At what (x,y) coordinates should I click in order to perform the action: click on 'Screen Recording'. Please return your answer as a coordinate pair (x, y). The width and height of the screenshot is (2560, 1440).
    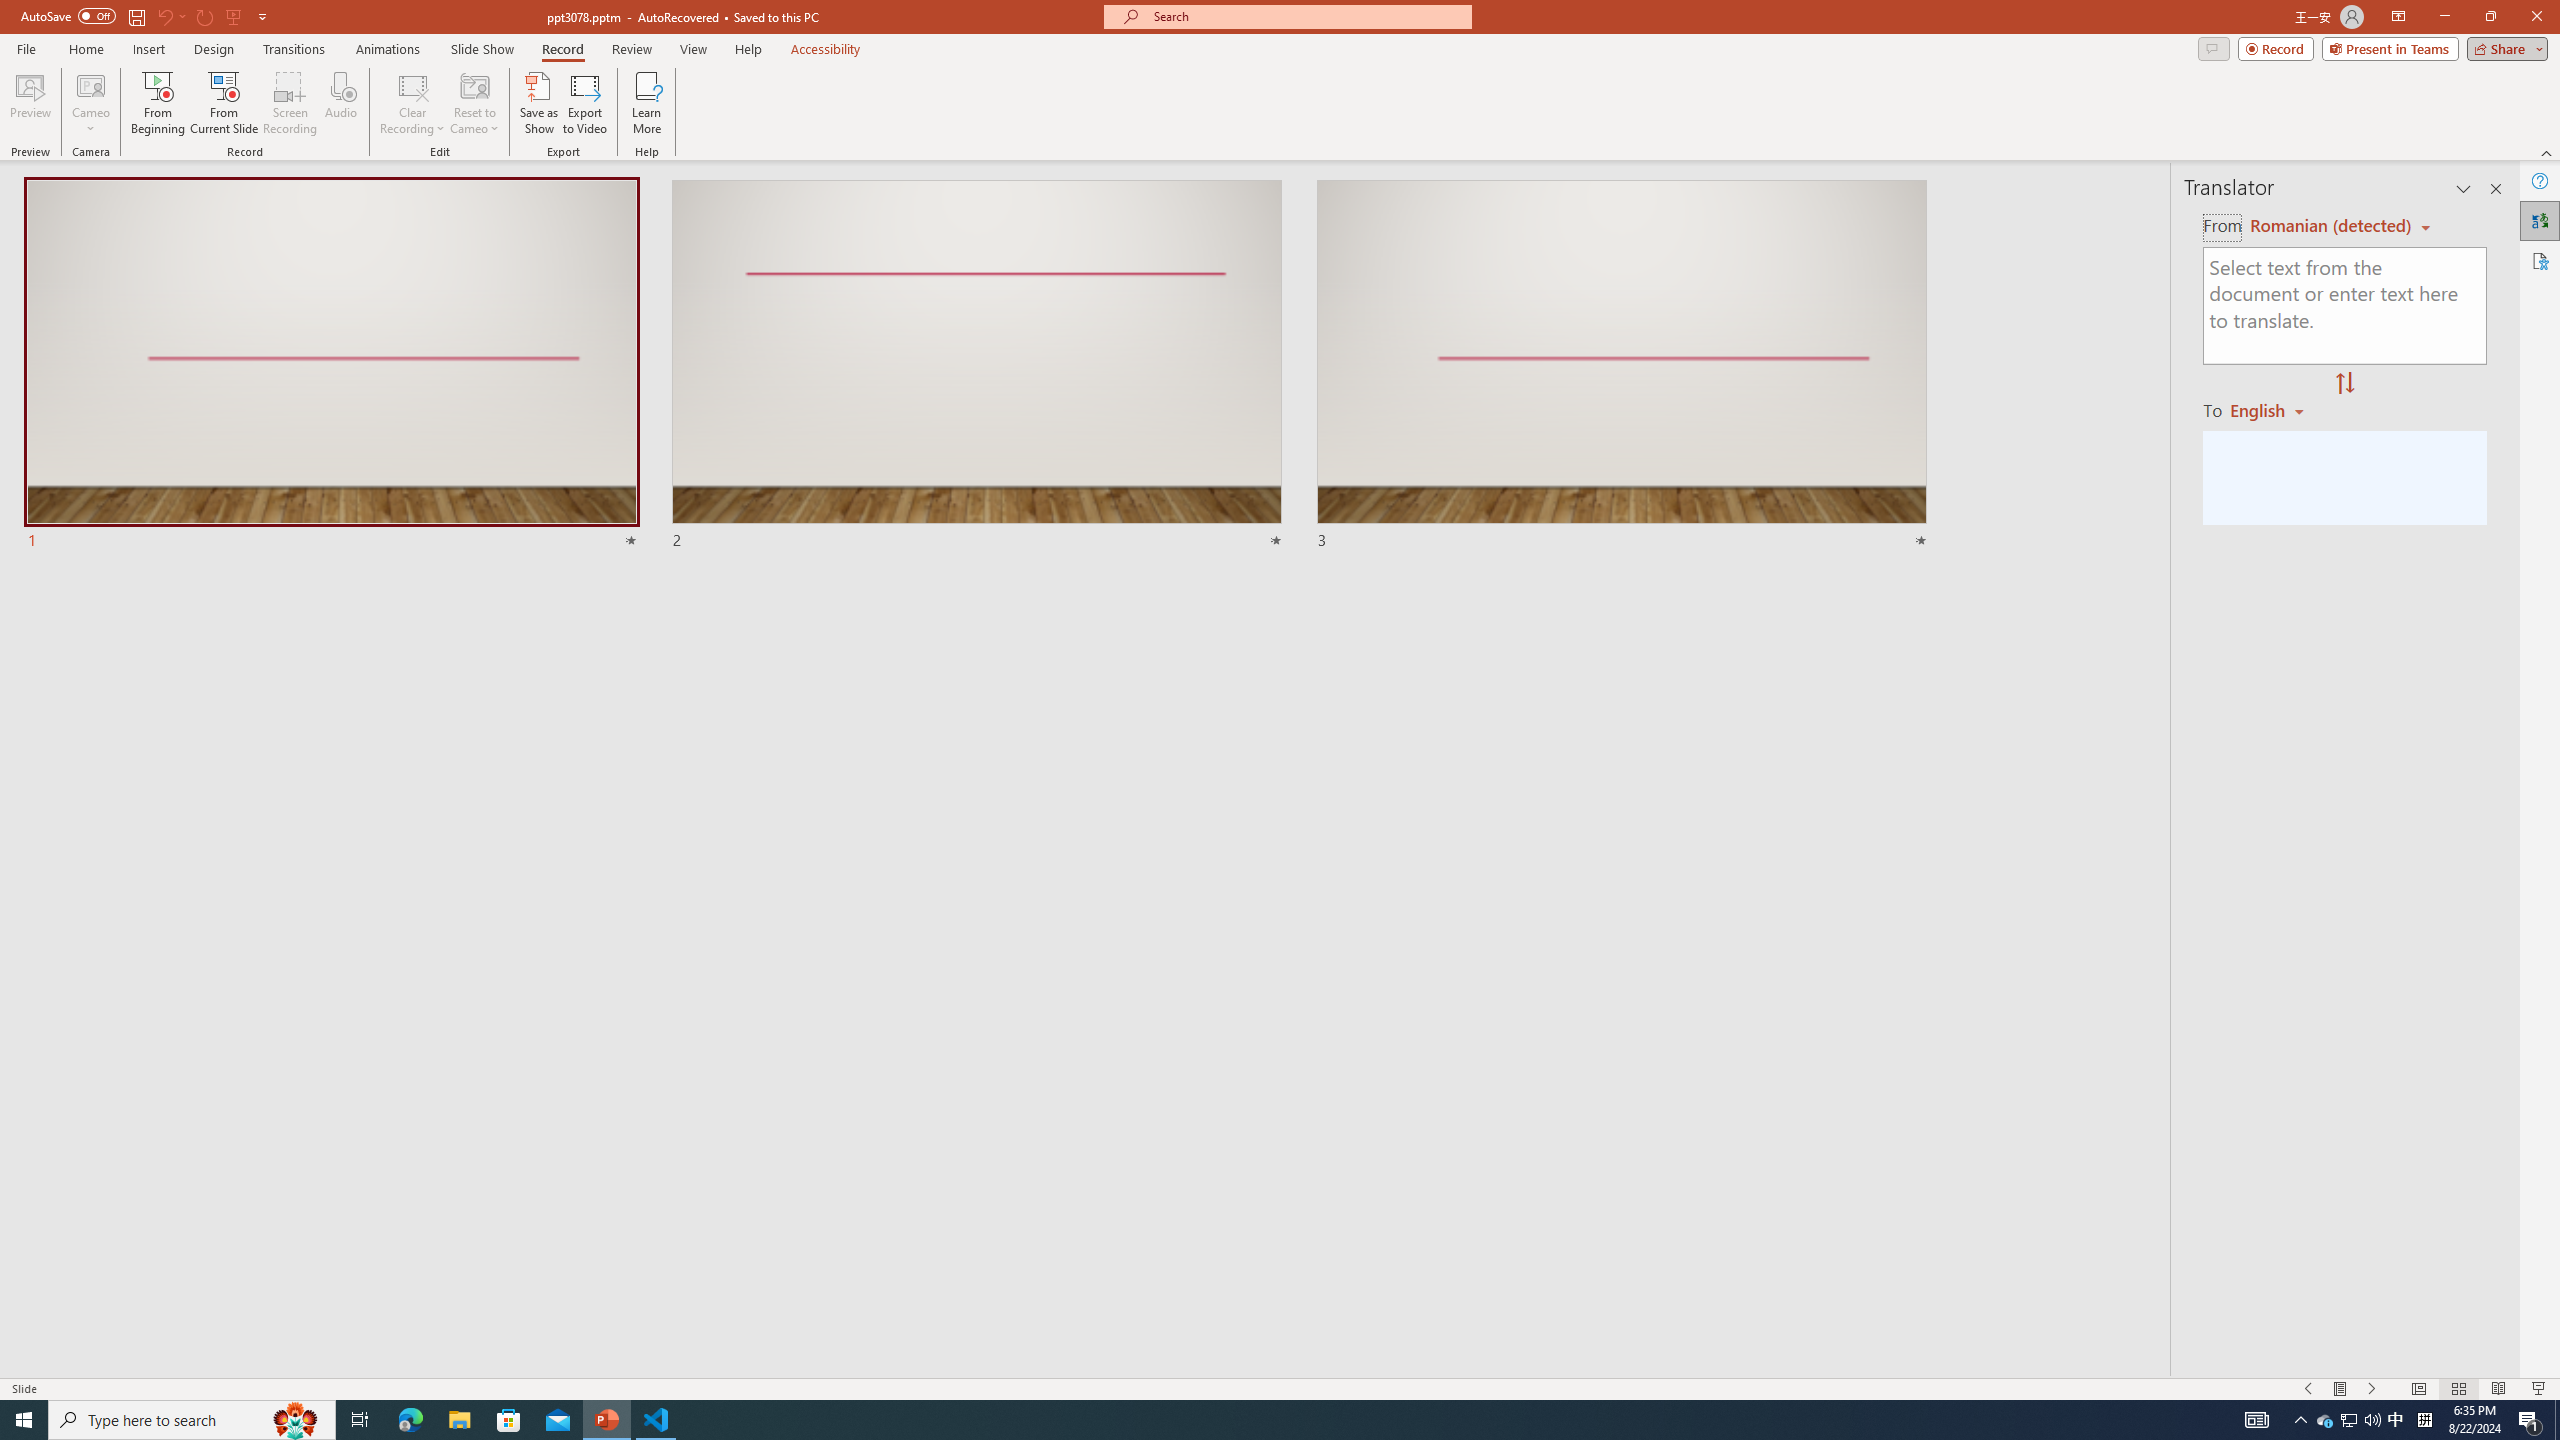
    Looking at the image, I should click on (289, 103).